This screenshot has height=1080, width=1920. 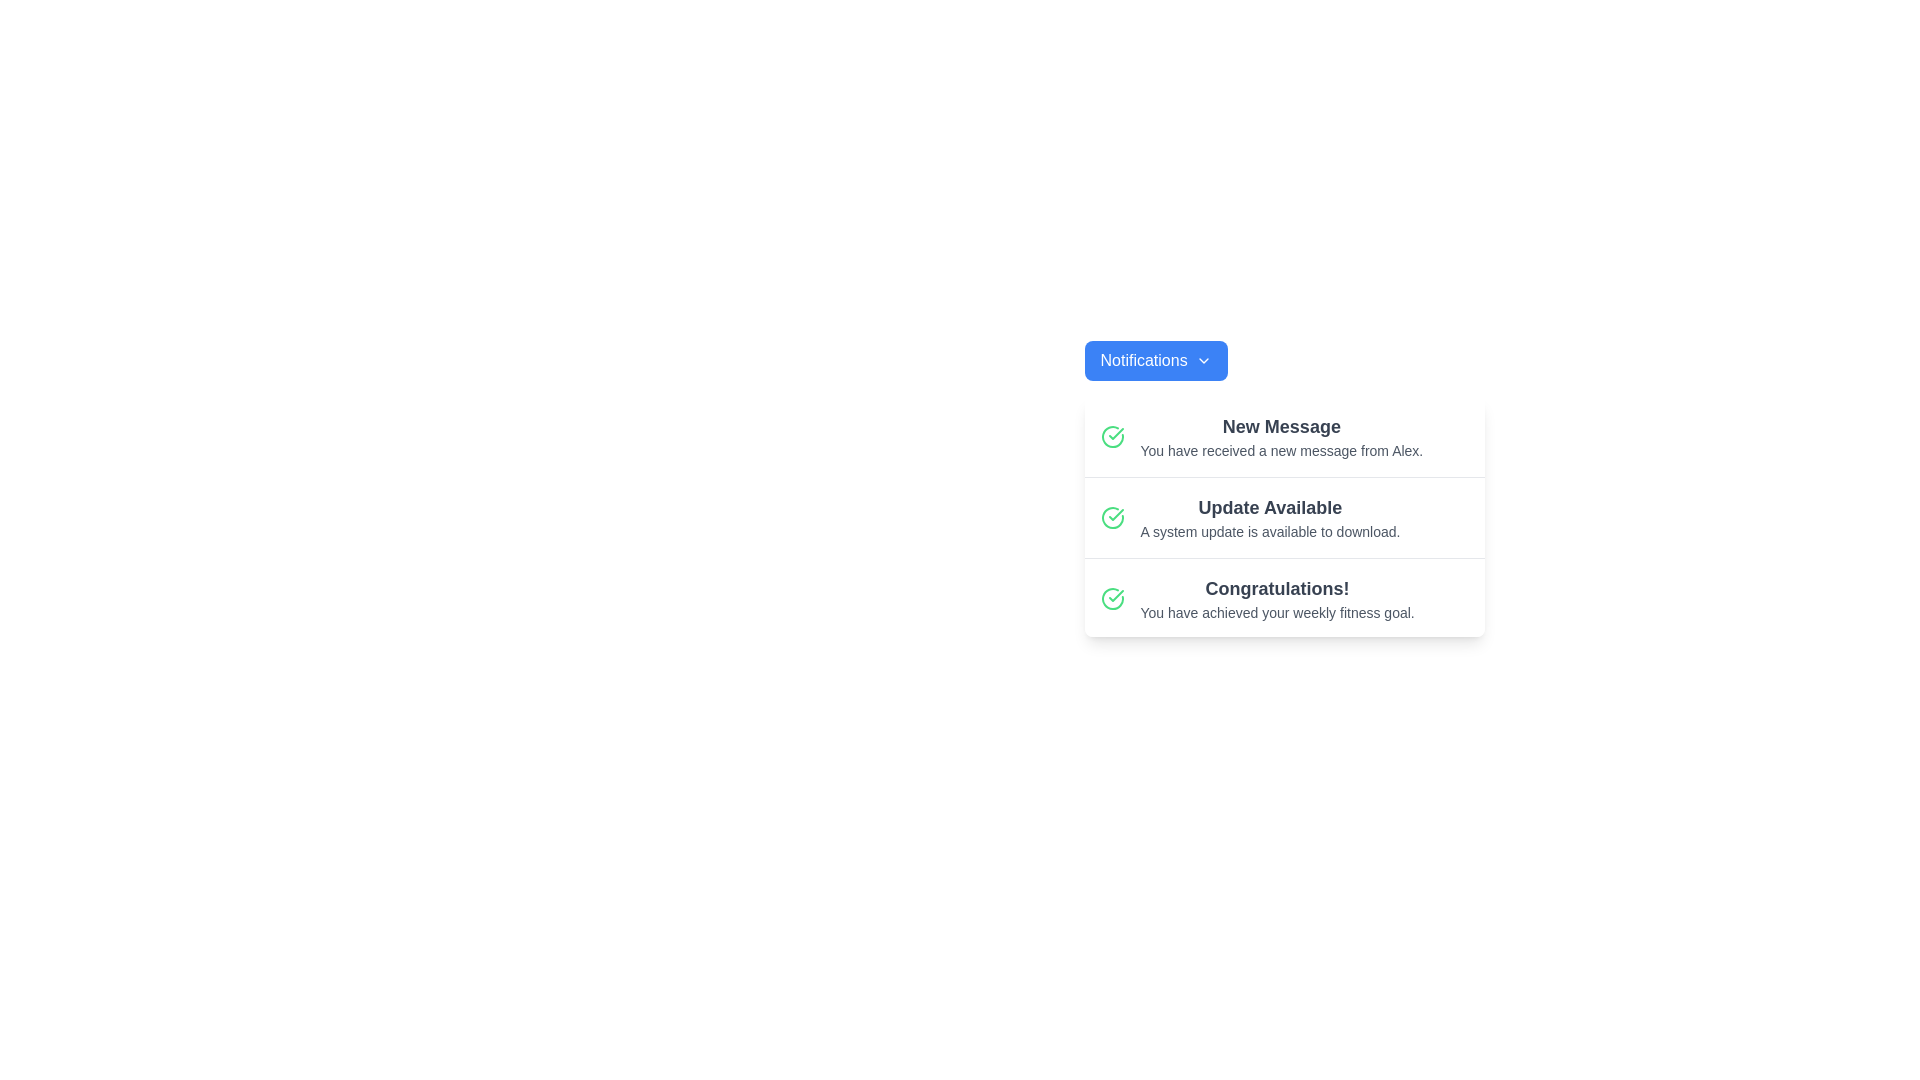 I want to click on the static text label providing additional information about the 'Update Available' notification, which is located in the notification panel below the title and between other notifications, so click(x=1269, y=531).